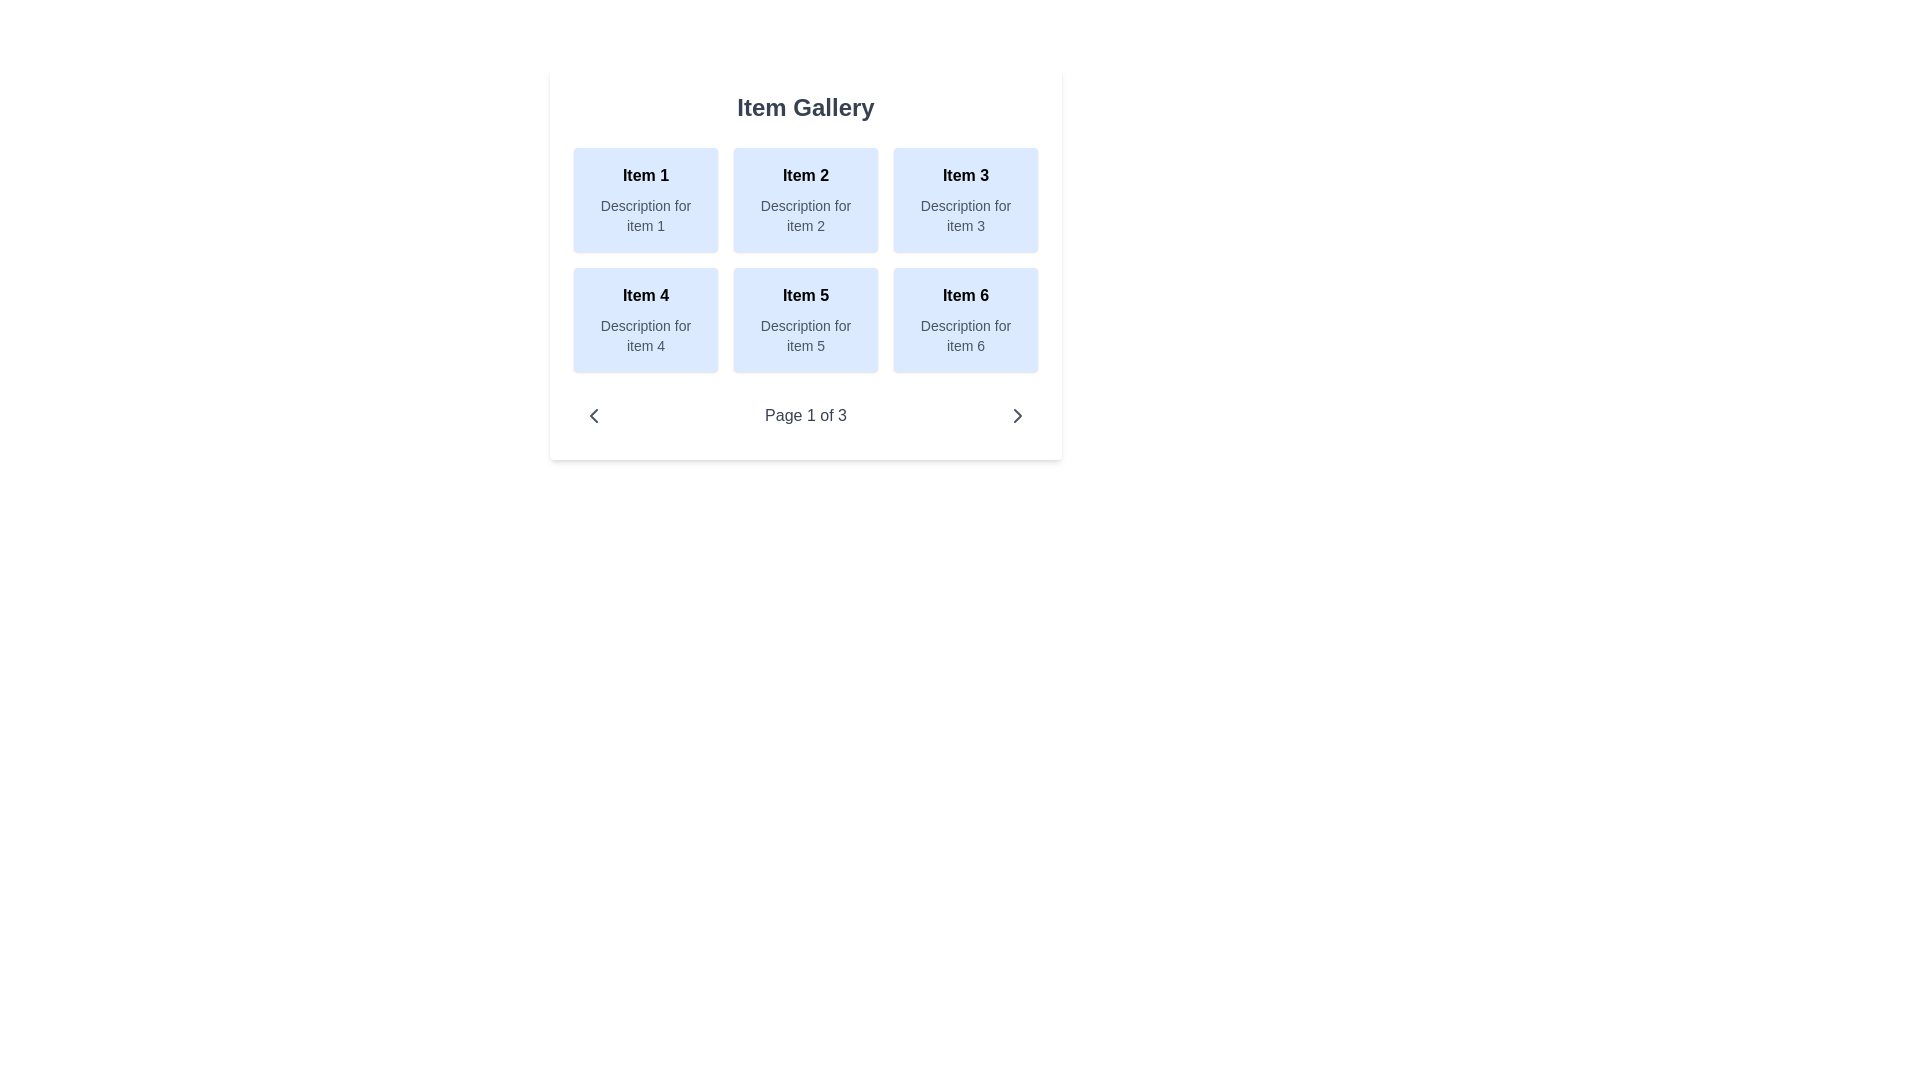 The width and height of the screenshot is (1920, 1080). I want to click on displayed text located directly below the bold title 'Item 4' within the fourth item box of the grid layout, so click(646, 334).